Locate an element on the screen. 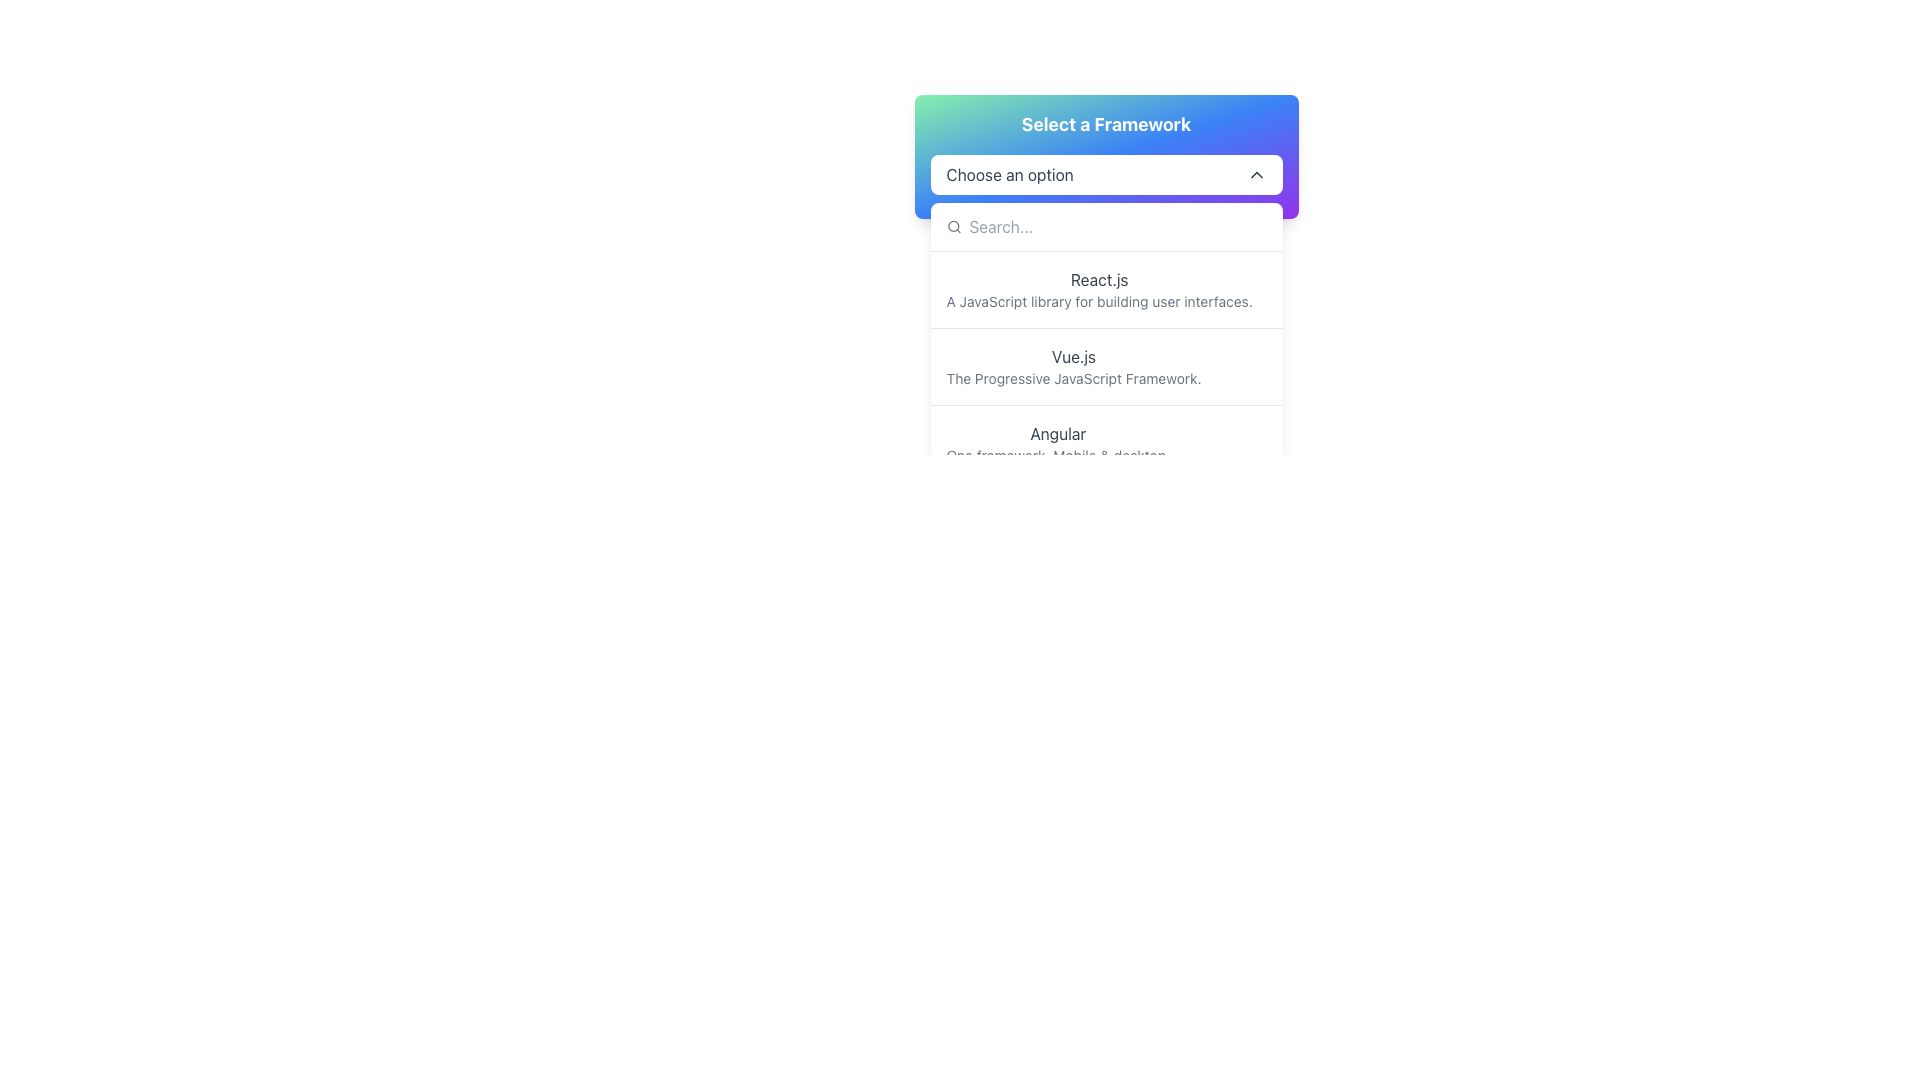 This screenshot has width=1920, height=1080. the 'Choose an option' text label located in the dropdown header section is located at coordinates (1009, 173).